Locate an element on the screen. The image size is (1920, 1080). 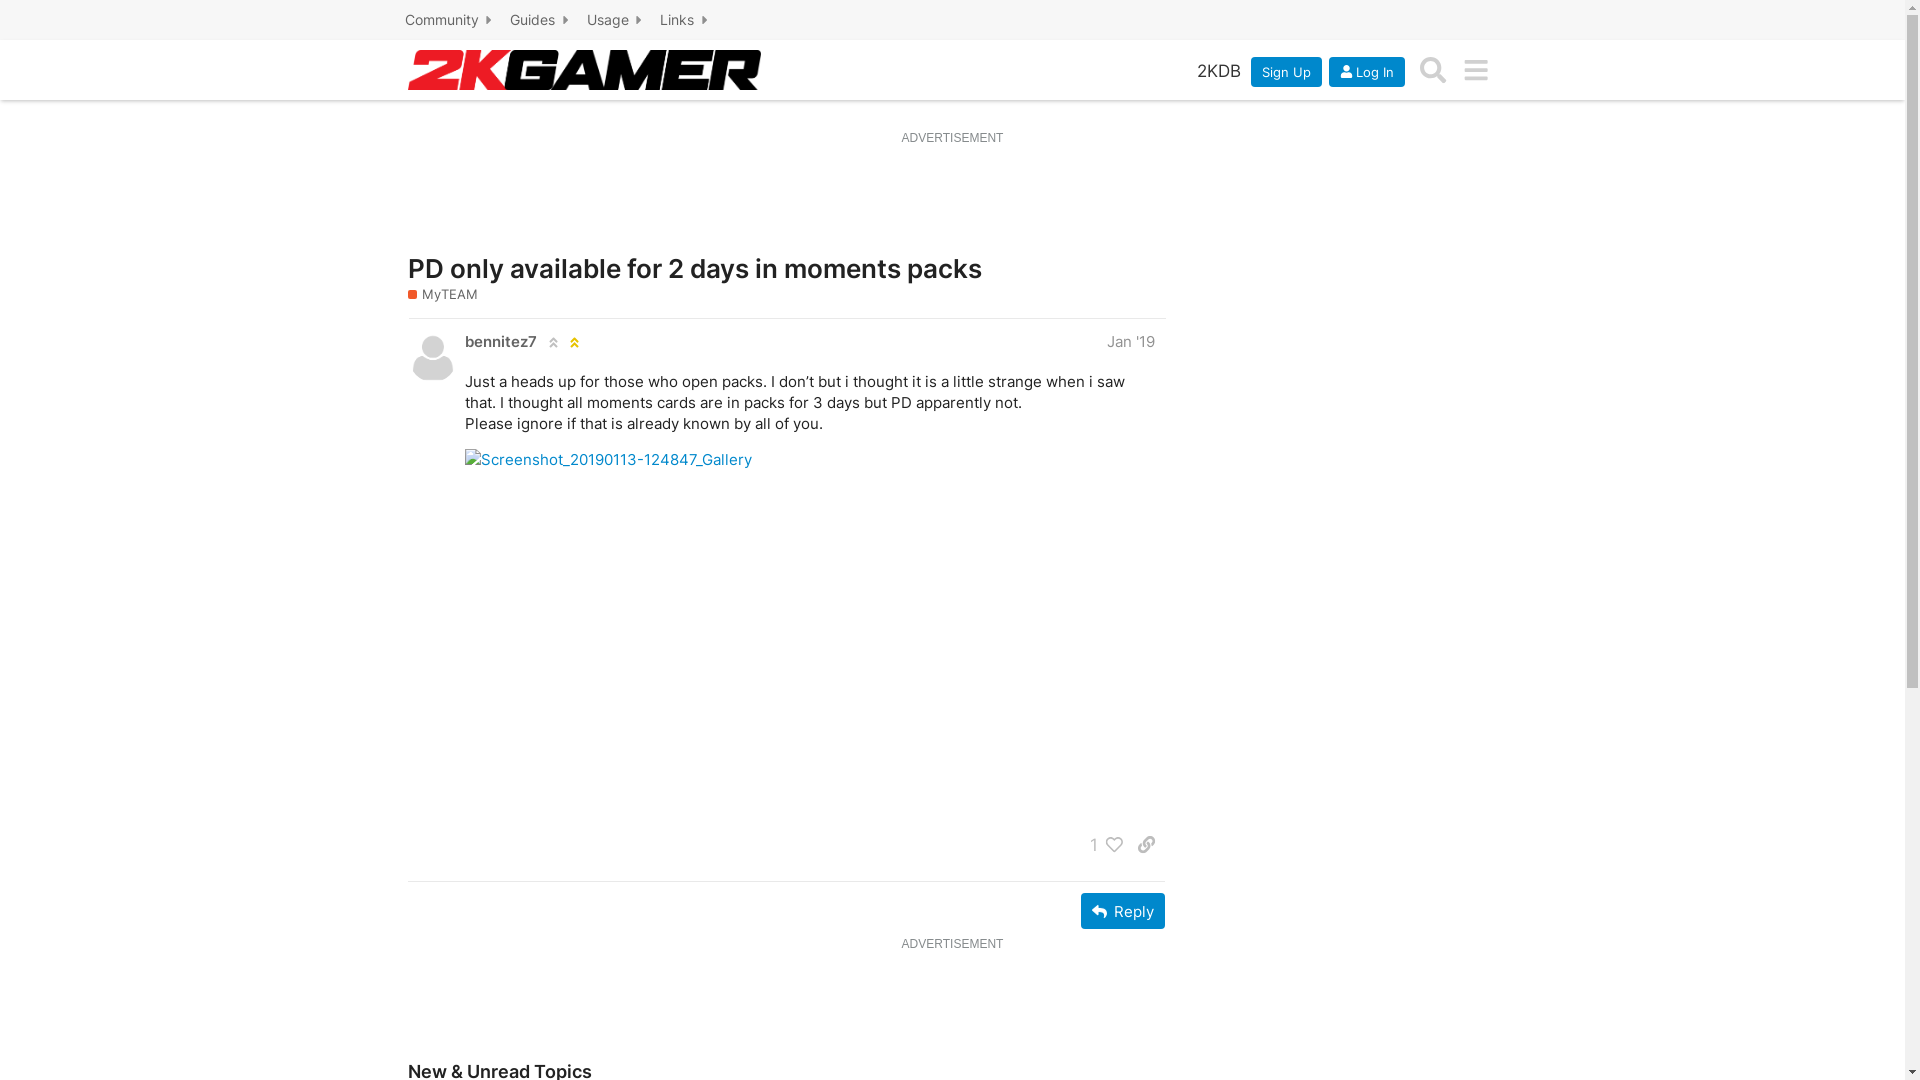
'Active member for a year, posted at least once' is located at coordinates (552, 340).